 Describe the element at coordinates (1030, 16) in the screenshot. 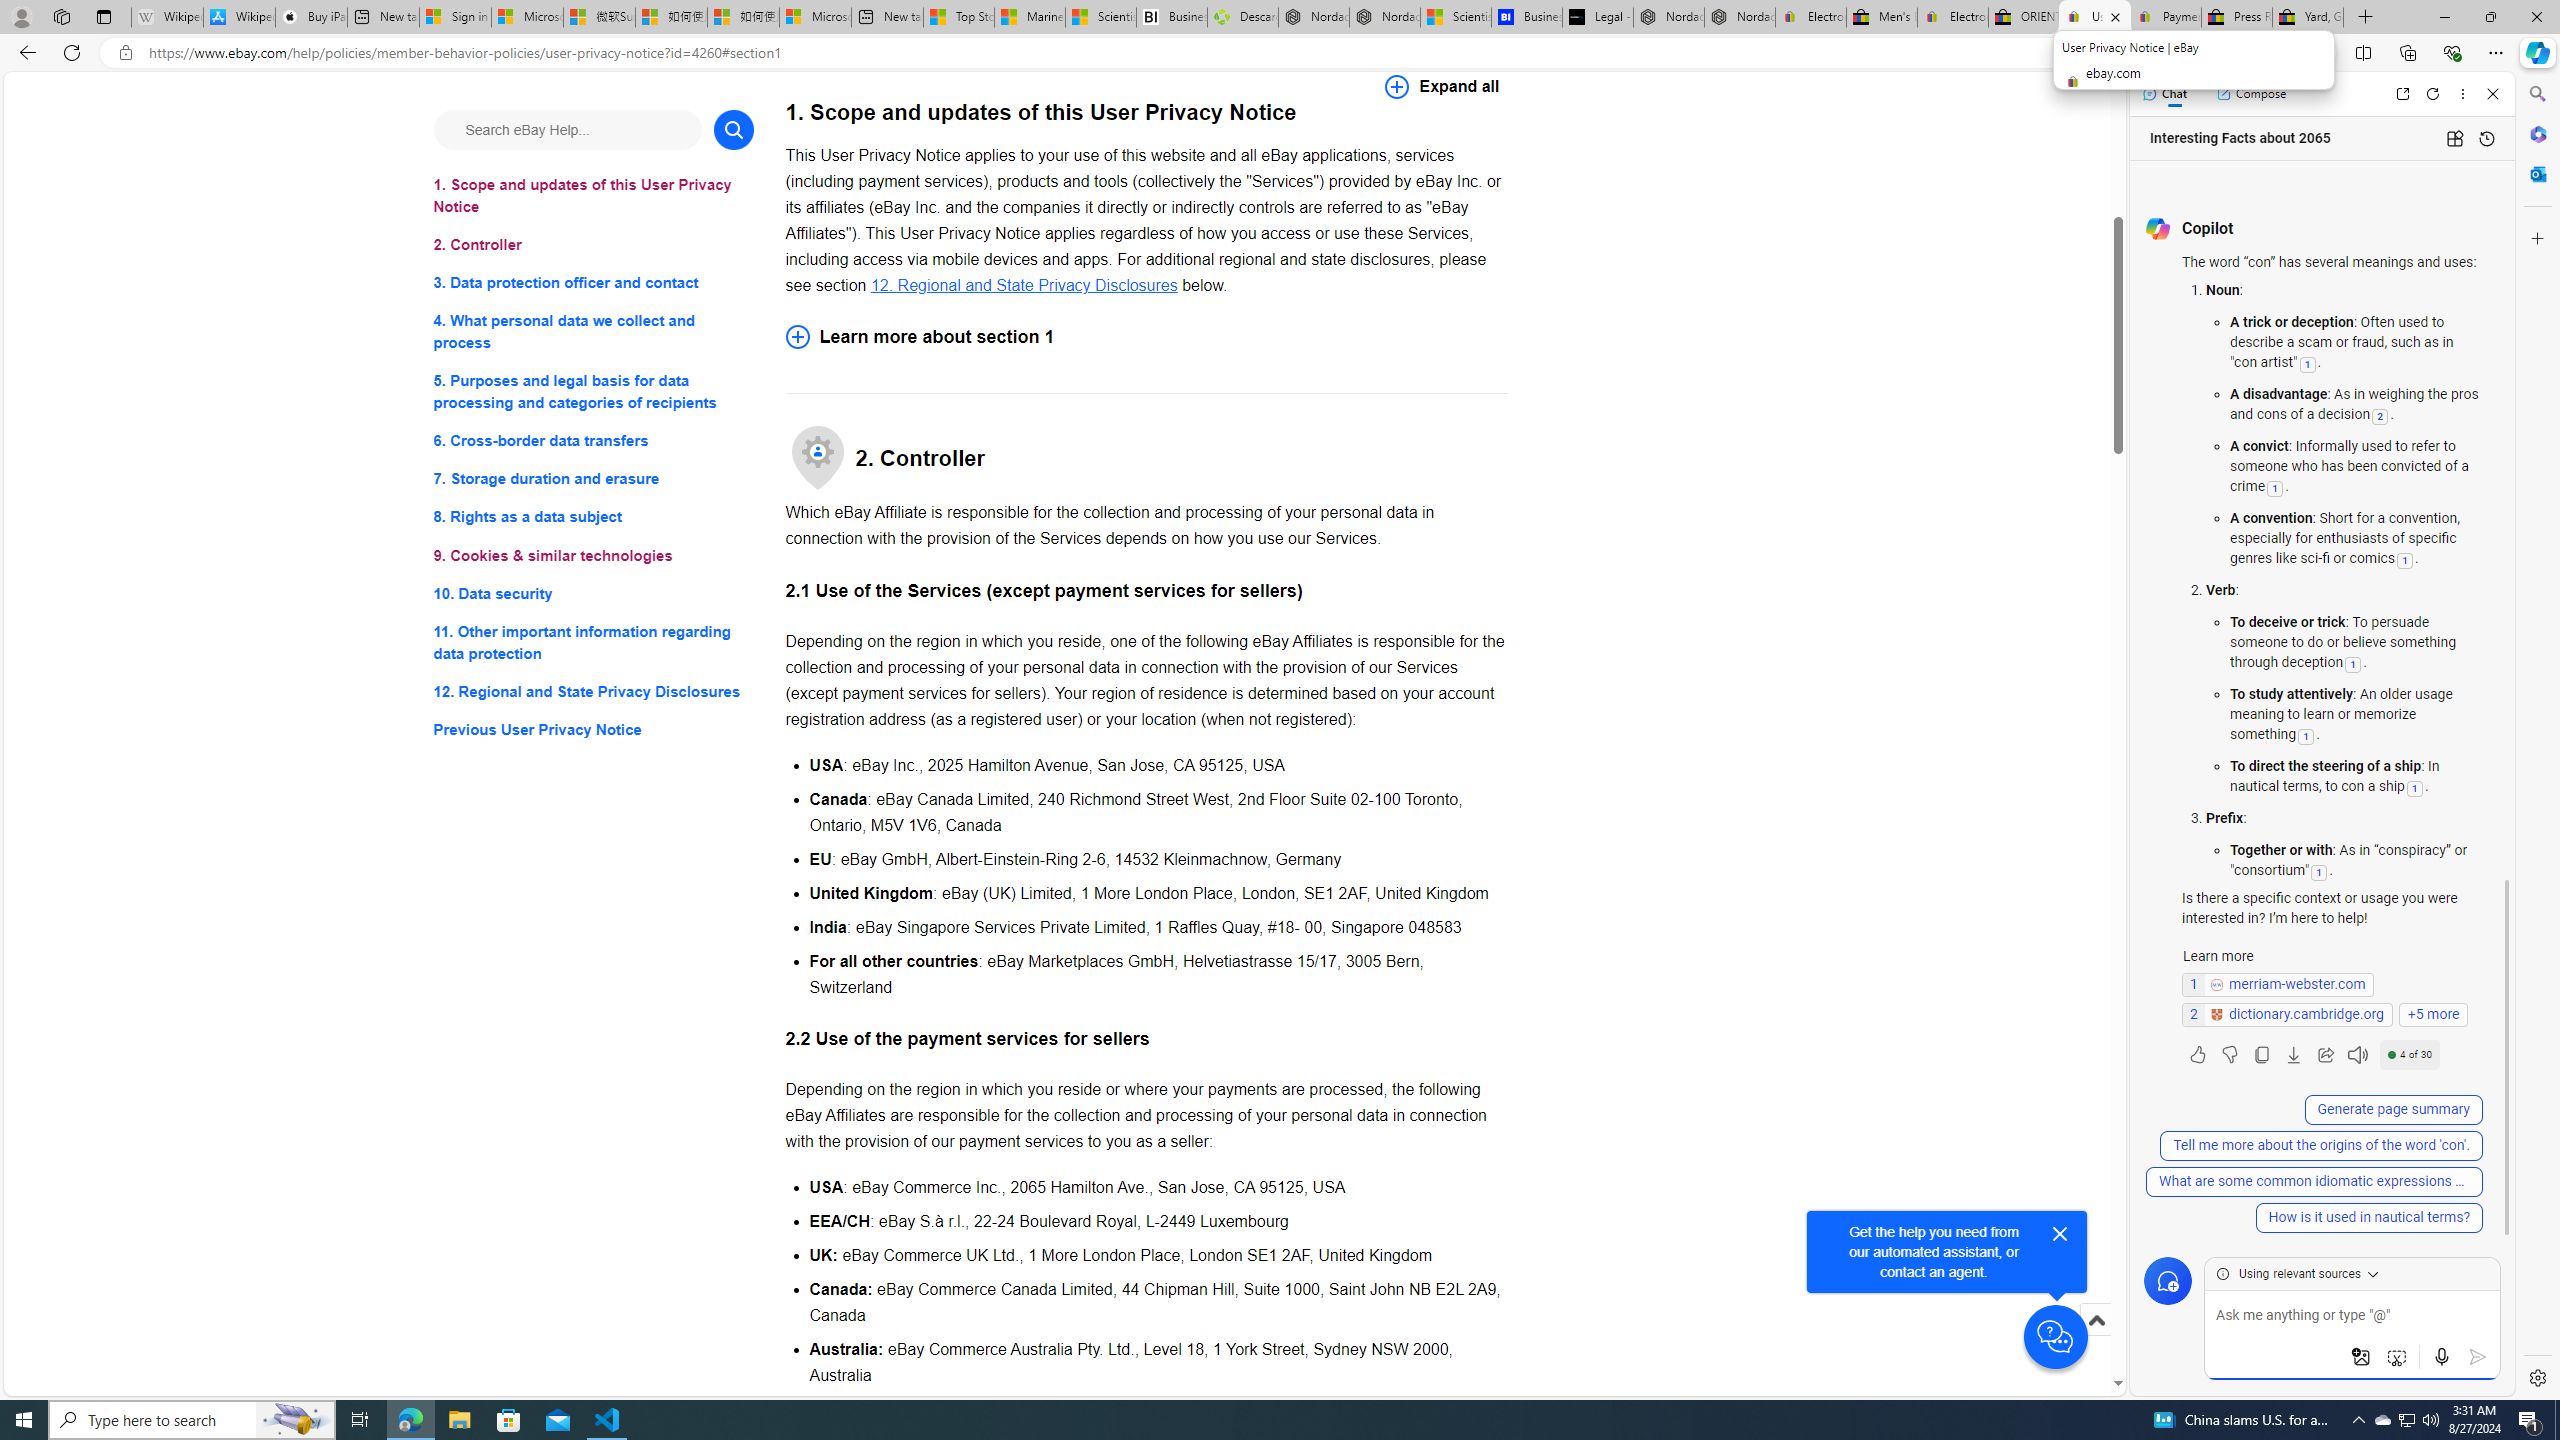

I see `'Marine life - MSN'` at that location.